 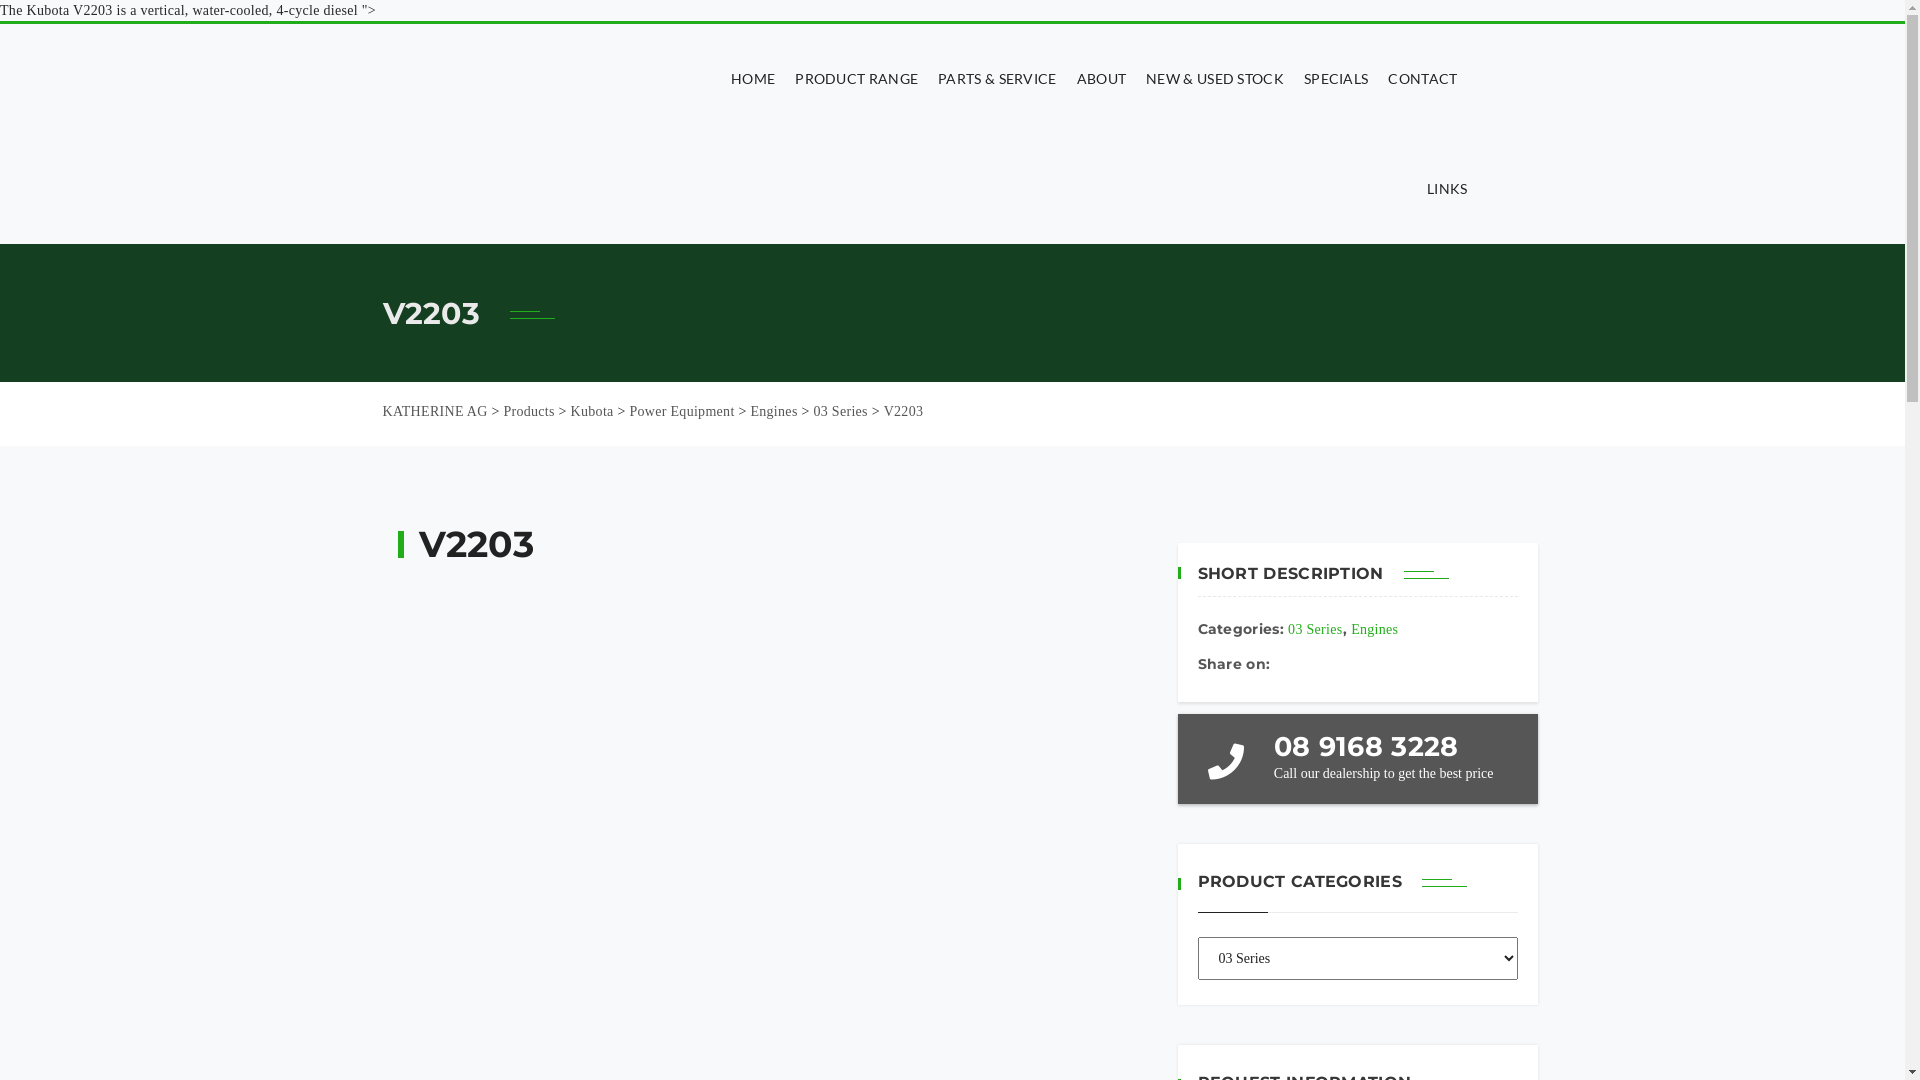 I want to click on 'Engines', so click(x=1373, y=628).